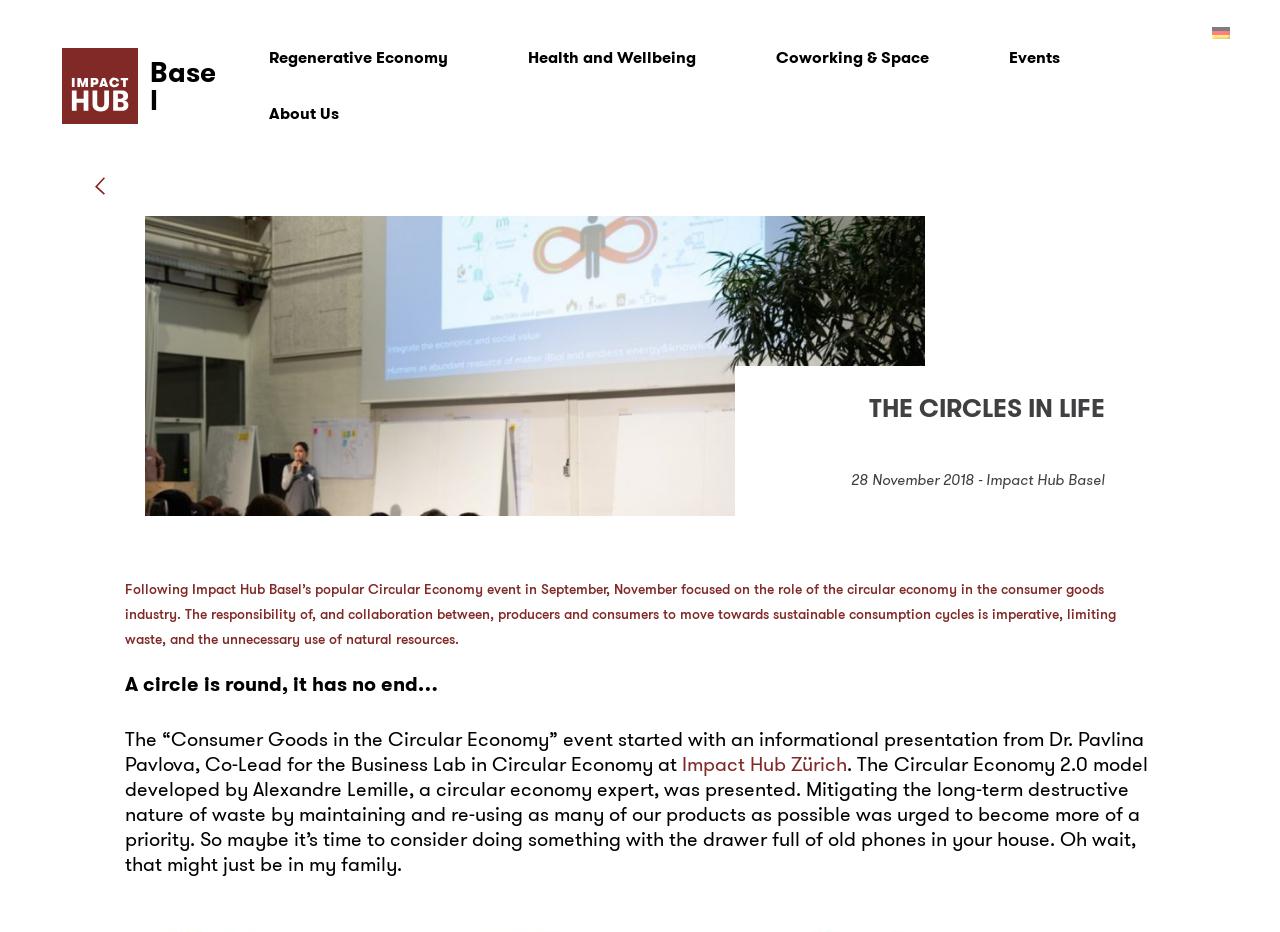 The width and height of the screenshot is (1280, 932). What do you see at coordinates (302, 396) in the screenshot?
I see `'Global Network'` at bounding box center [302, 396].